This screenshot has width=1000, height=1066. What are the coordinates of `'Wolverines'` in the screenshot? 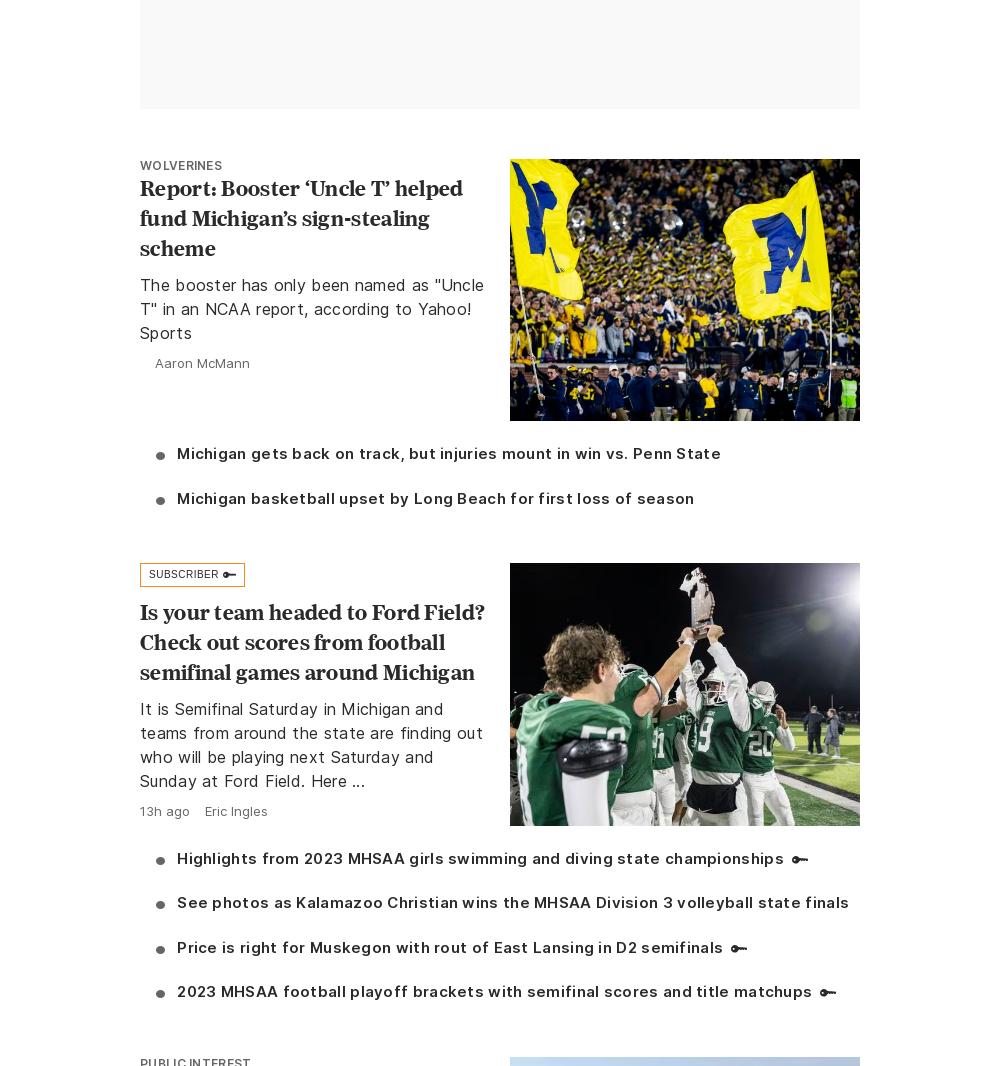 It's located at (181, 163).